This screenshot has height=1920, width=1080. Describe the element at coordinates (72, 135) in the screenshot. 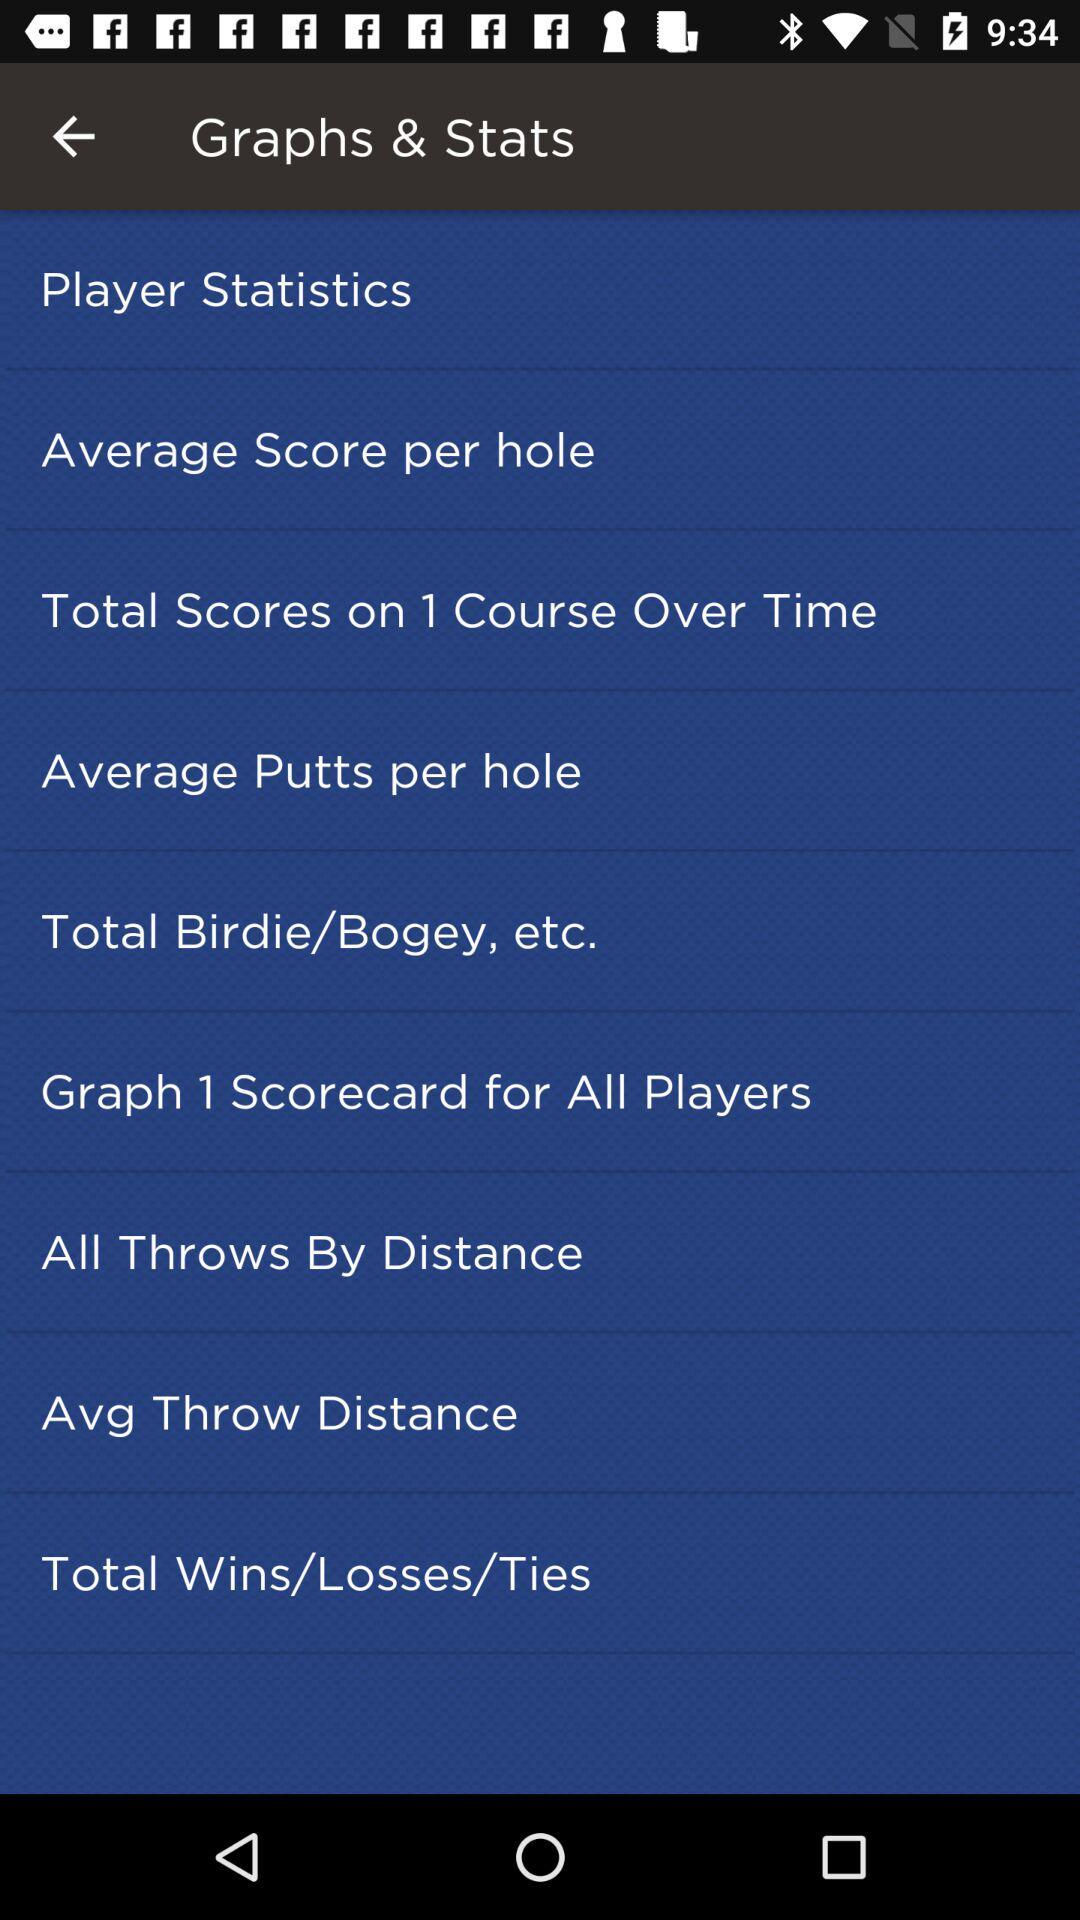

I see `the item next to the graphs & stats` at that location.